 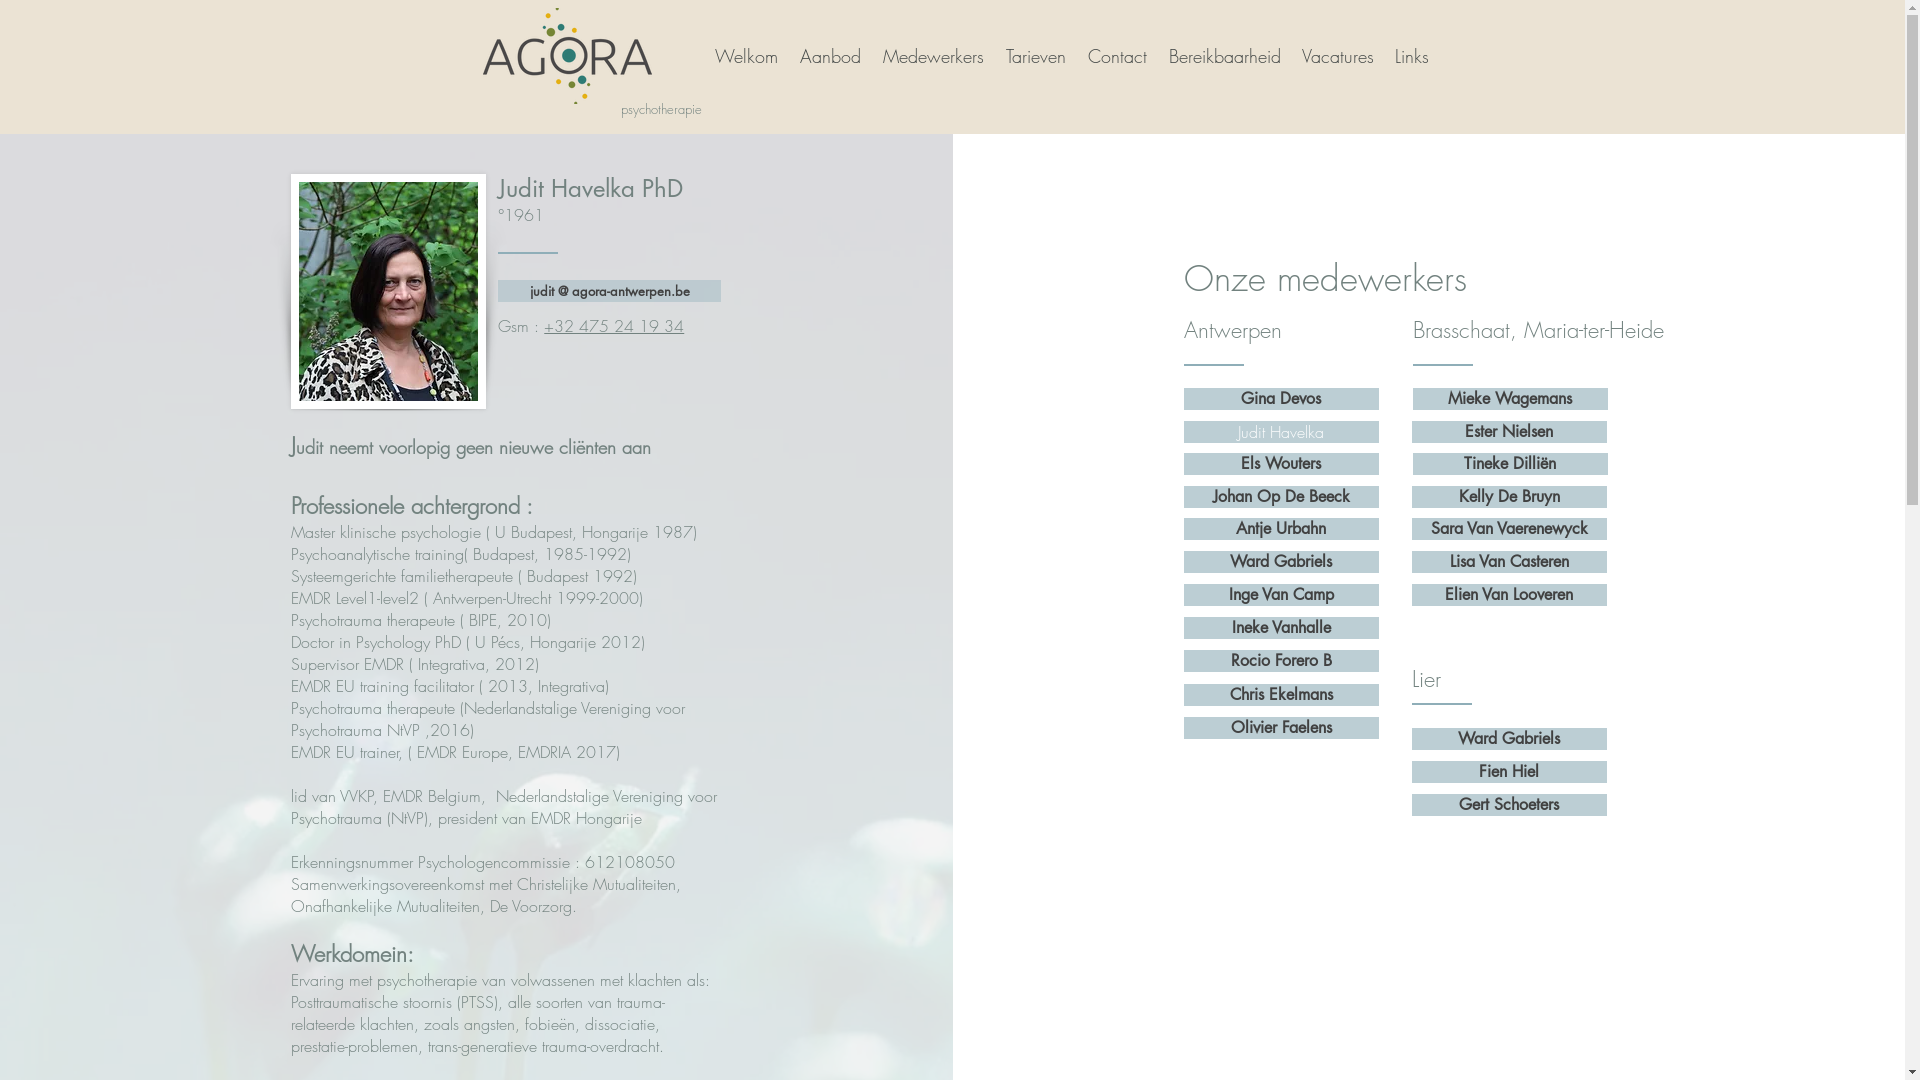 What do you see at coordinates (1509, 562) in the screenshot?
I see `'Lisa Van Casteren'` at bounding box center [1509, 562].